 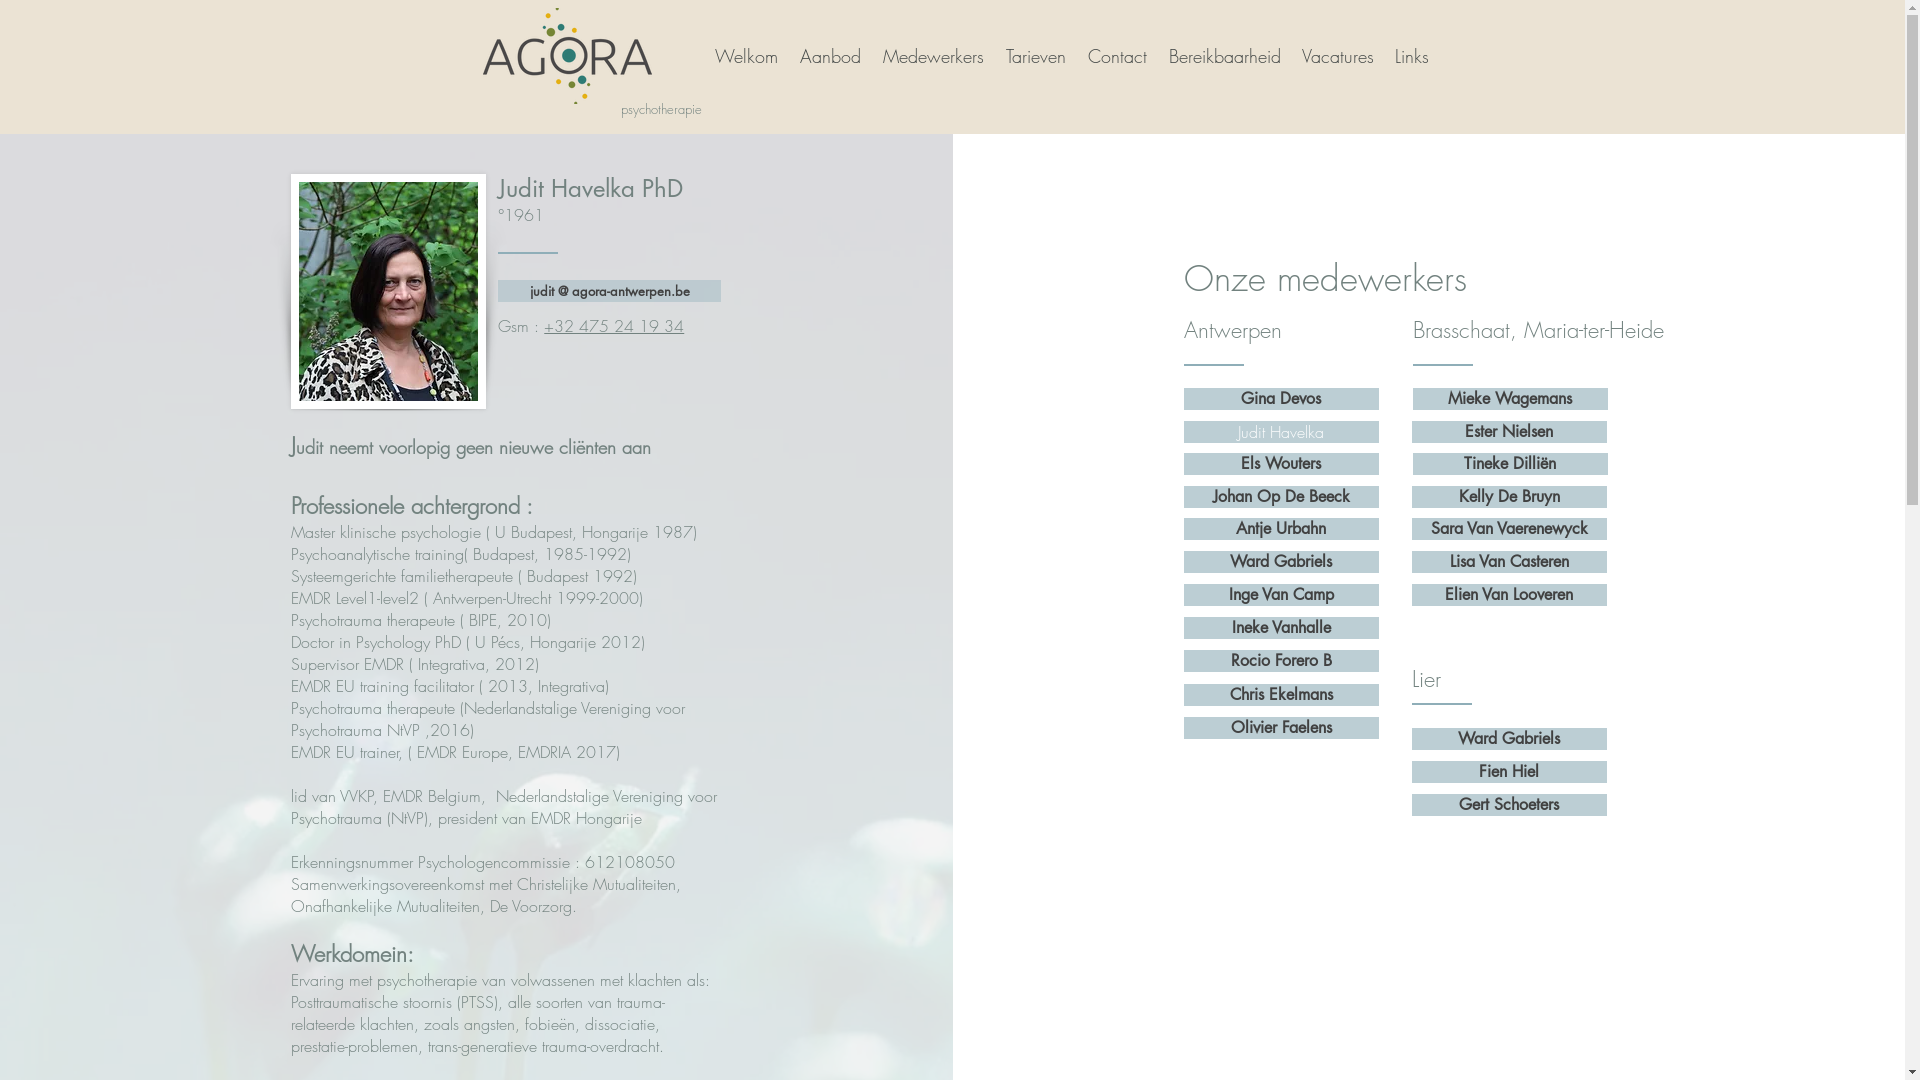 What do you see at coordinates (1509, 562) in the screenshot?
I see `'Lisa Van Casteren'` at bounding box center [1509, 562].